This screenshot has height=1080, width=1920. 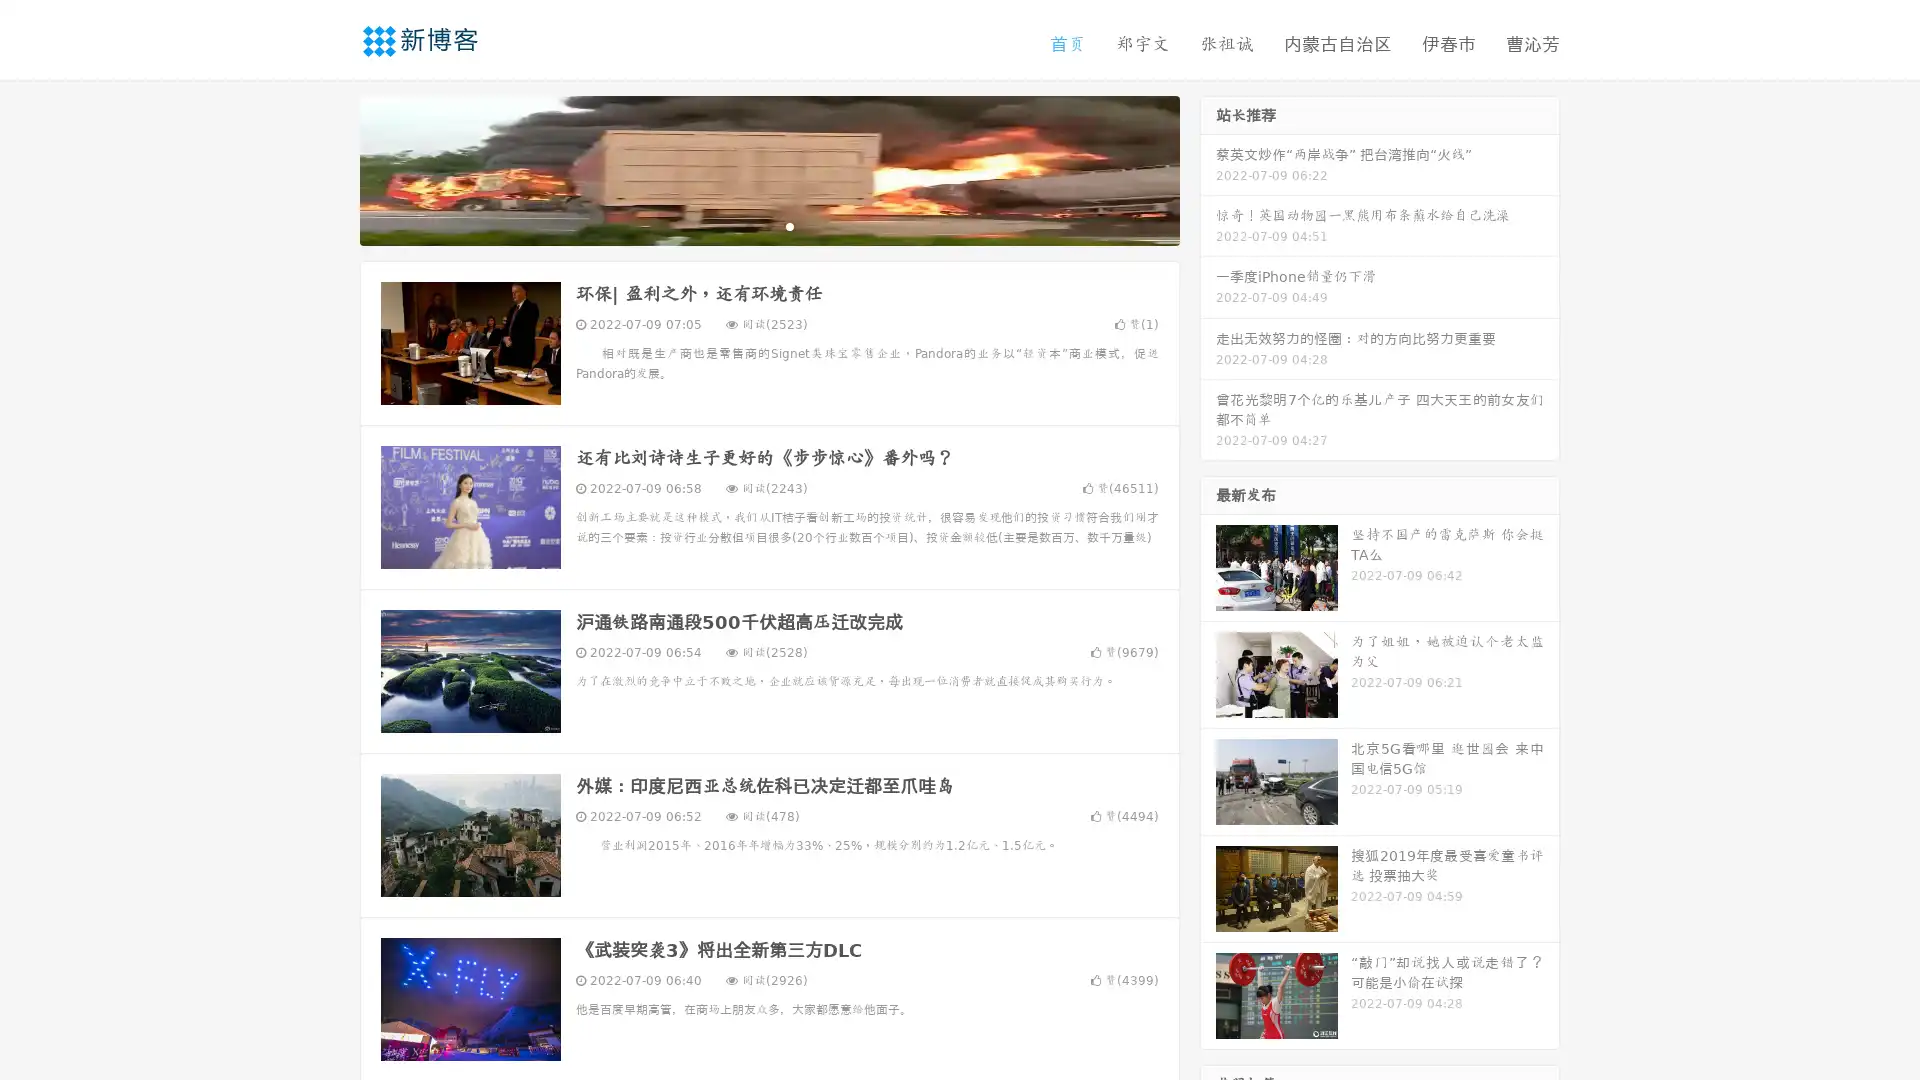 What do you see at coordinates (768, 225) in the screenshot?
I see `Go to slide 2` at bounding box center [768, 225].